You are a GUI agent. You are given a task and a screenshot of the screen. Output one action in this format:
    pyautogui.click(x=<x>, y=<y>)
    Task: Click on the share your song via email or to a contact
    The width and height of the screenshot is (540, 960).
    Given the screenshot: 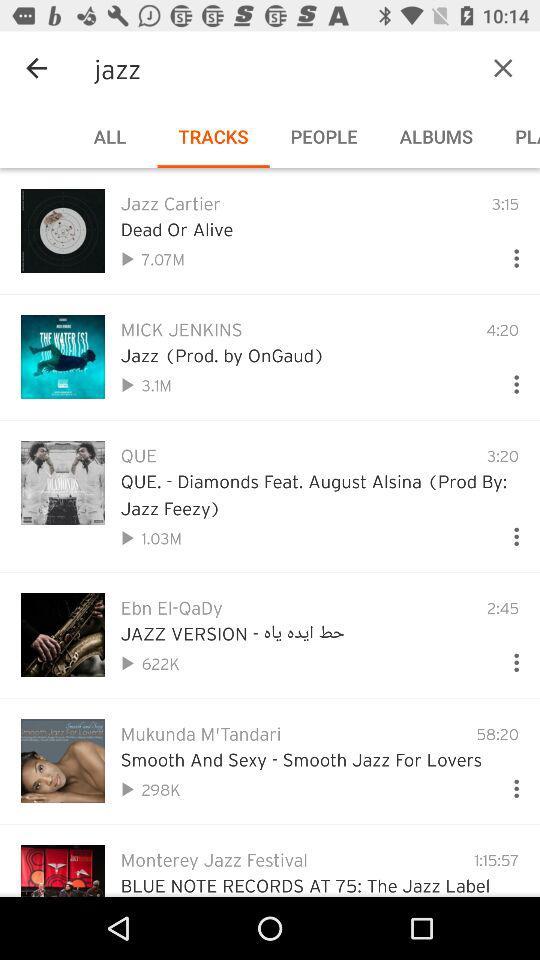 What is the action you would take?
    pyautogui.click(x=508, y=253)
    